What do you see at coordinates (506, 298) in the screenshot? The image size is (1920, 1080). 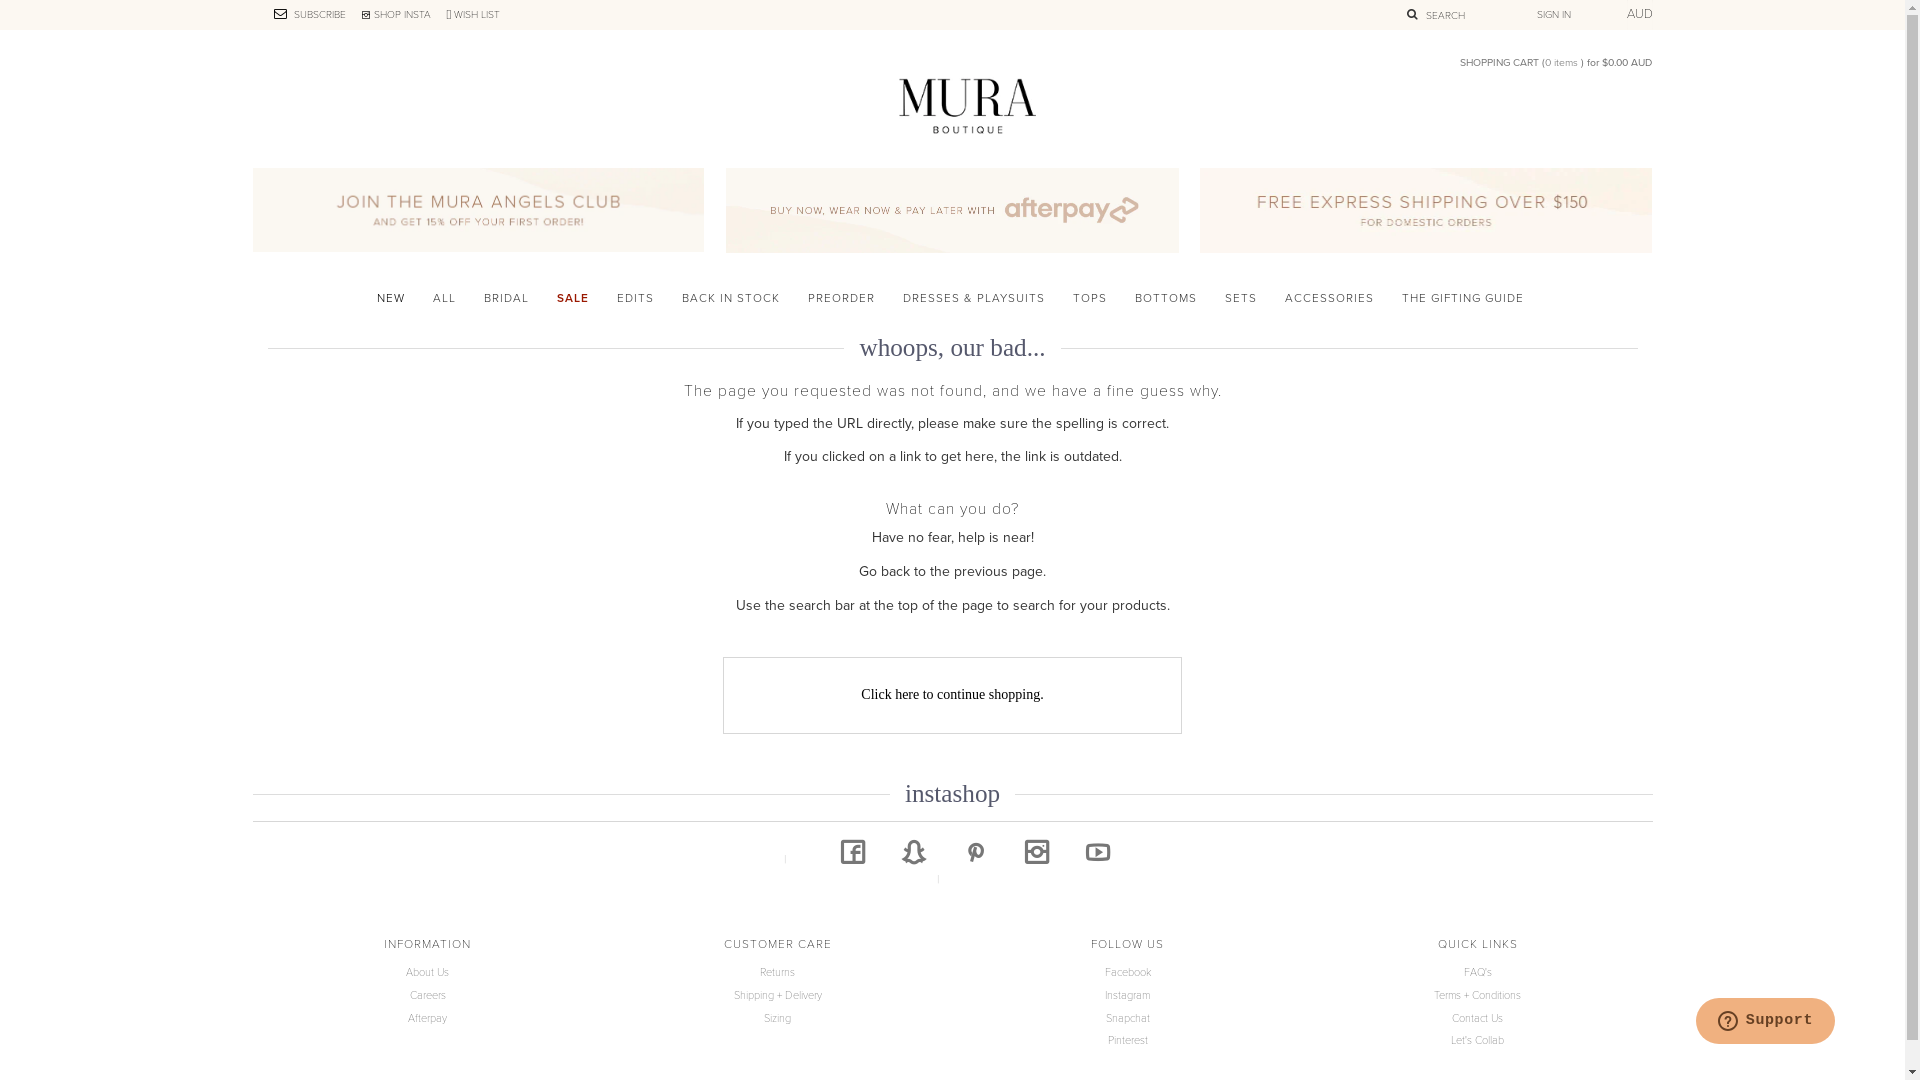 I see `'BRIDAL'` at bounding box center [506, 298].